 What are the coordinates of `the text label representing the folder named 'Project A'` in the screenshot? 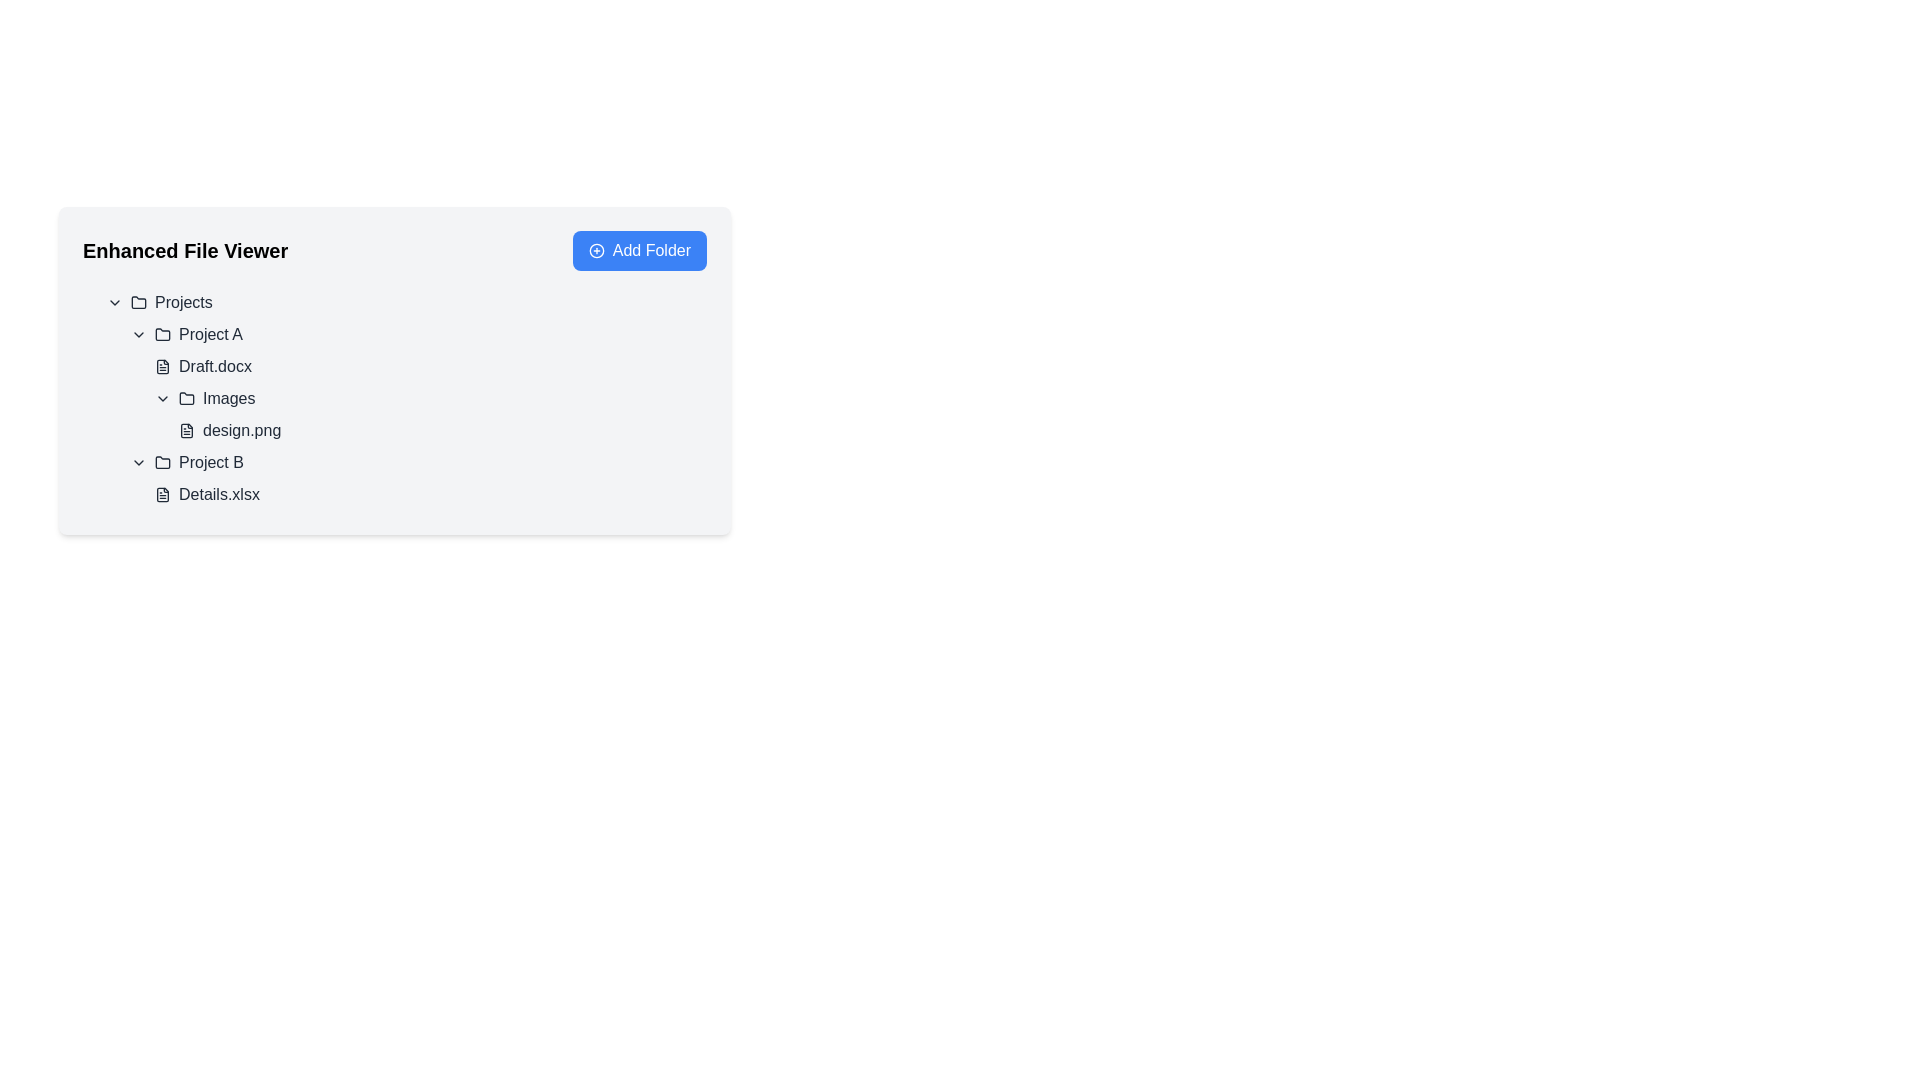 It's located at (211, 334).